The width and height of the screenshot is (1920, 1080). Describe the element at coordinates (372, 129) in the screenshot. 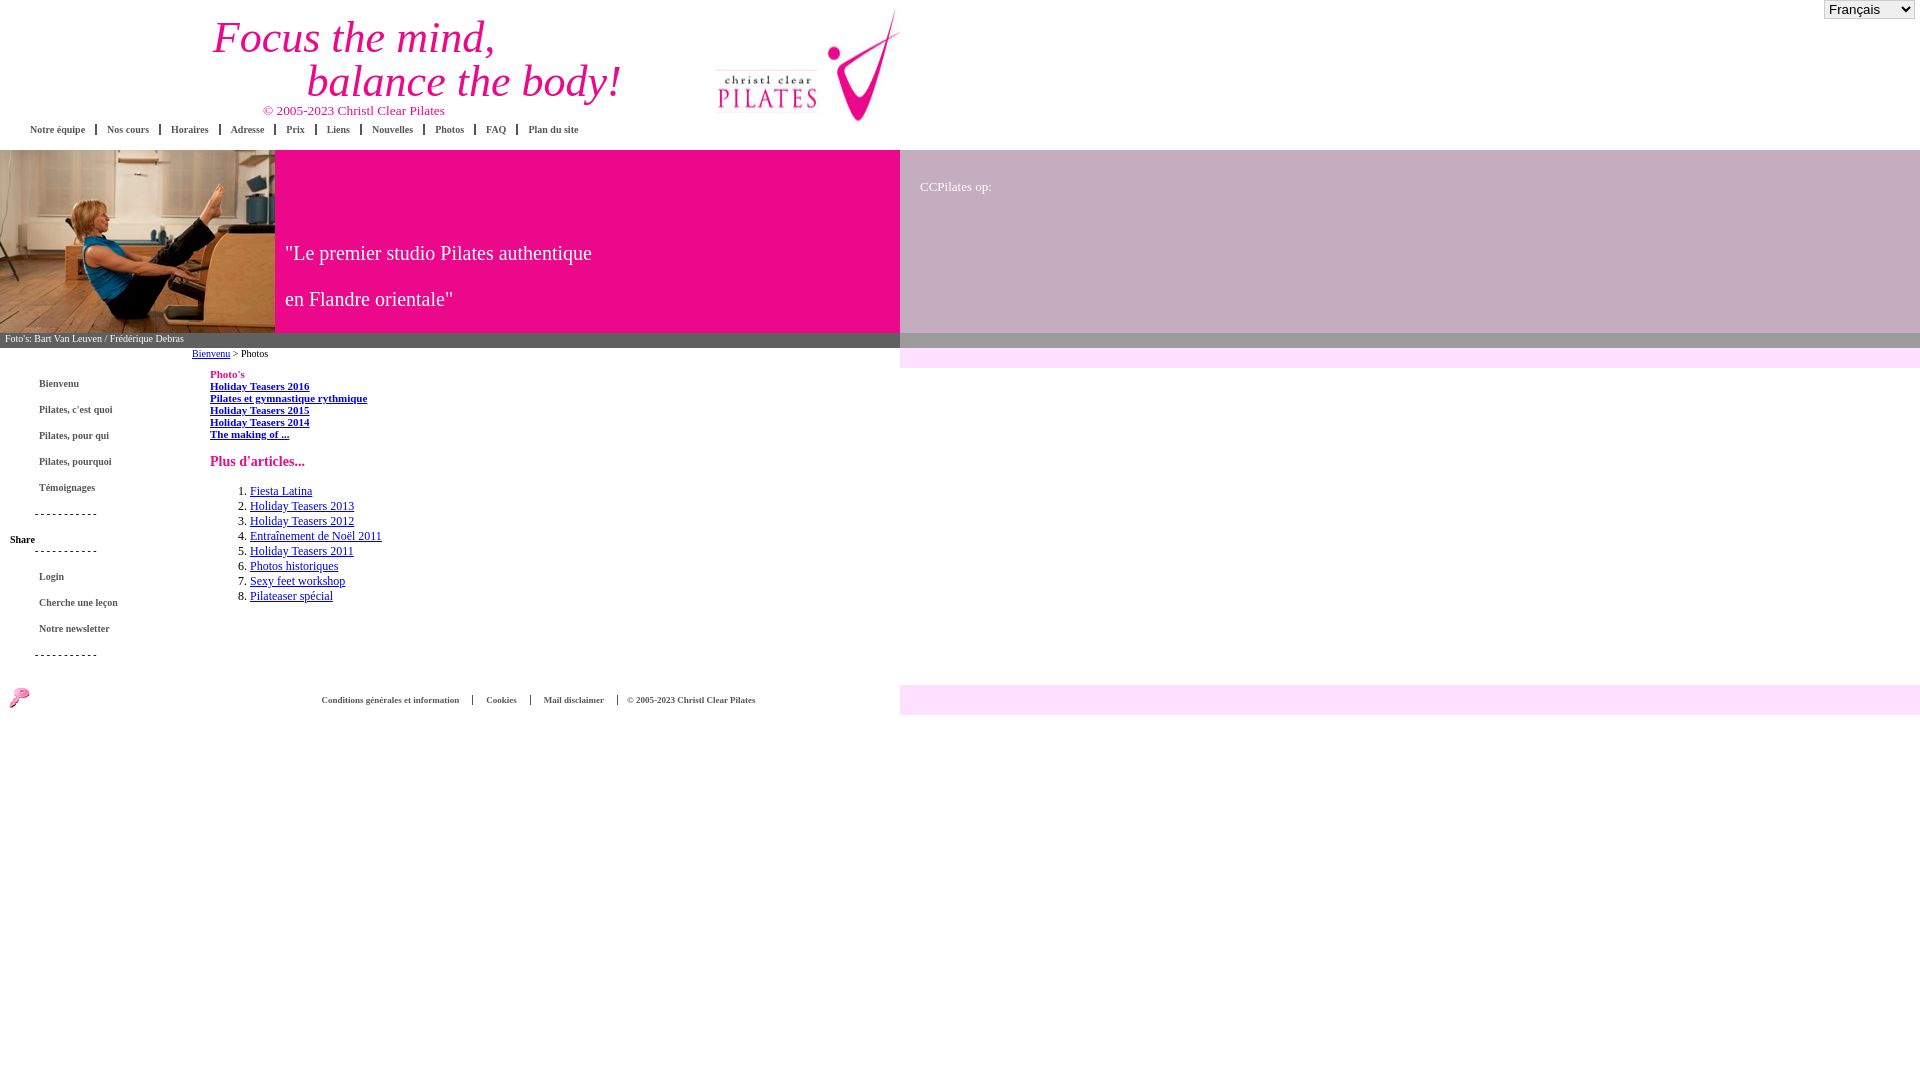

I see `'Nouvelles'` at that location.